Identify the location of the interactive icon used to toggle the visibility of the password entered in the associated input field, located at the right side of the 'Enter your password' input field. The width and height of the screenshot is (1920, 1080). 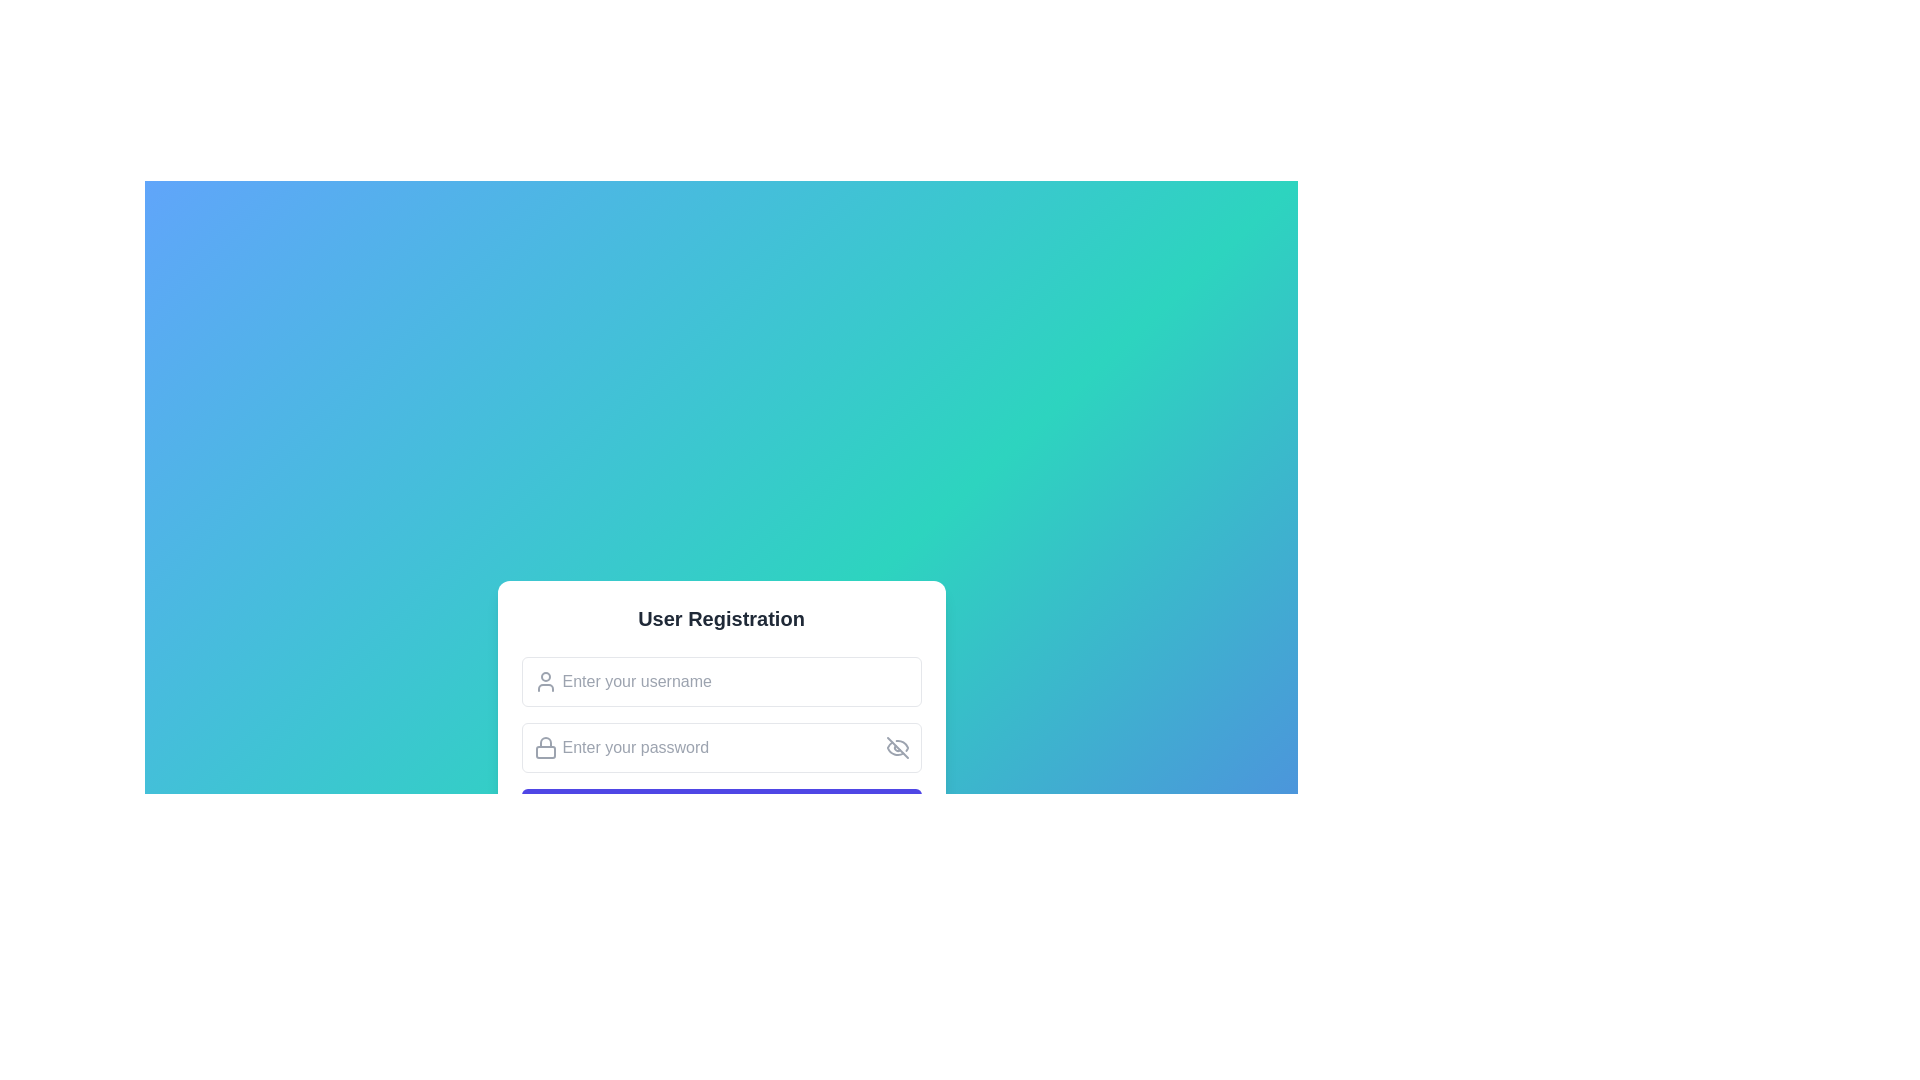
(896, 748).